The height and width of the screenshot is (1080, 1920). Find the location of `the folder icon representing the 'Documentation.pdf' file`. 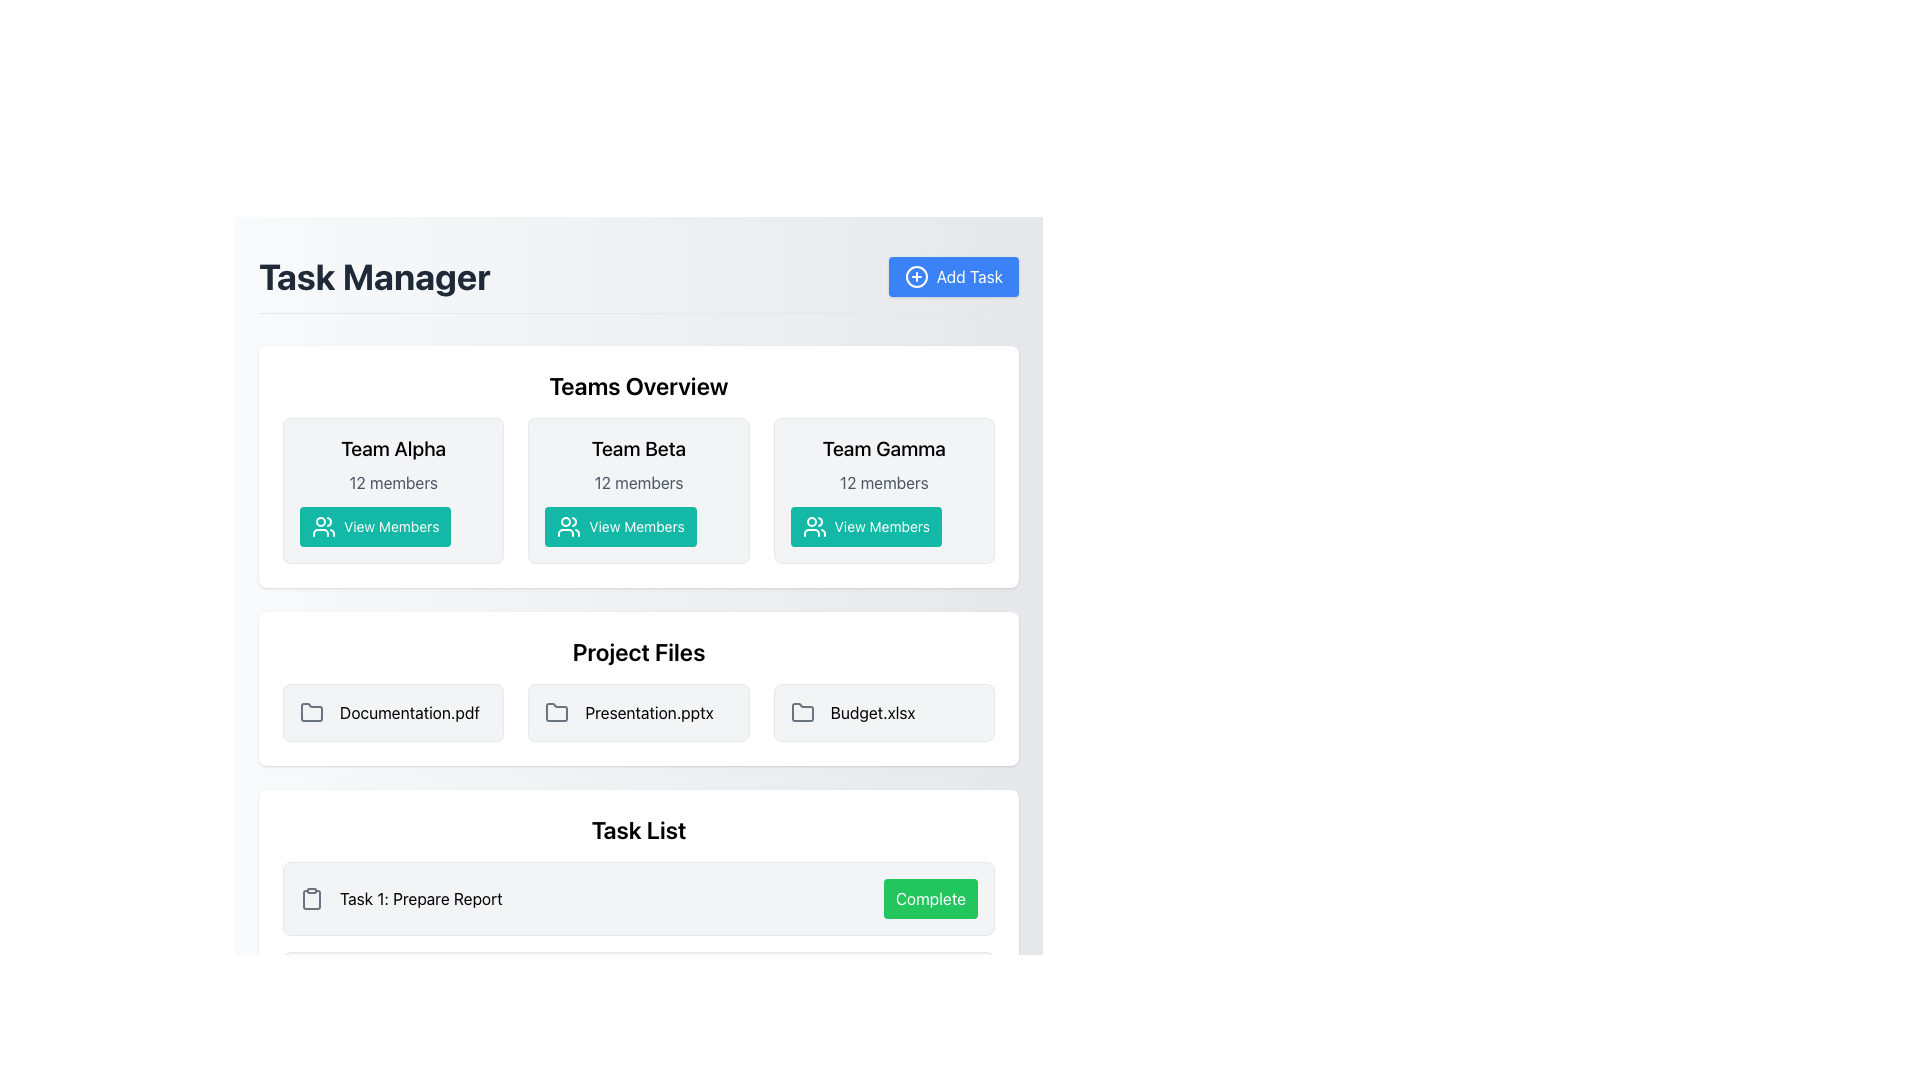

the folder icon representing the 'Documentation.pdf' file is located at coordinates (311, 712).